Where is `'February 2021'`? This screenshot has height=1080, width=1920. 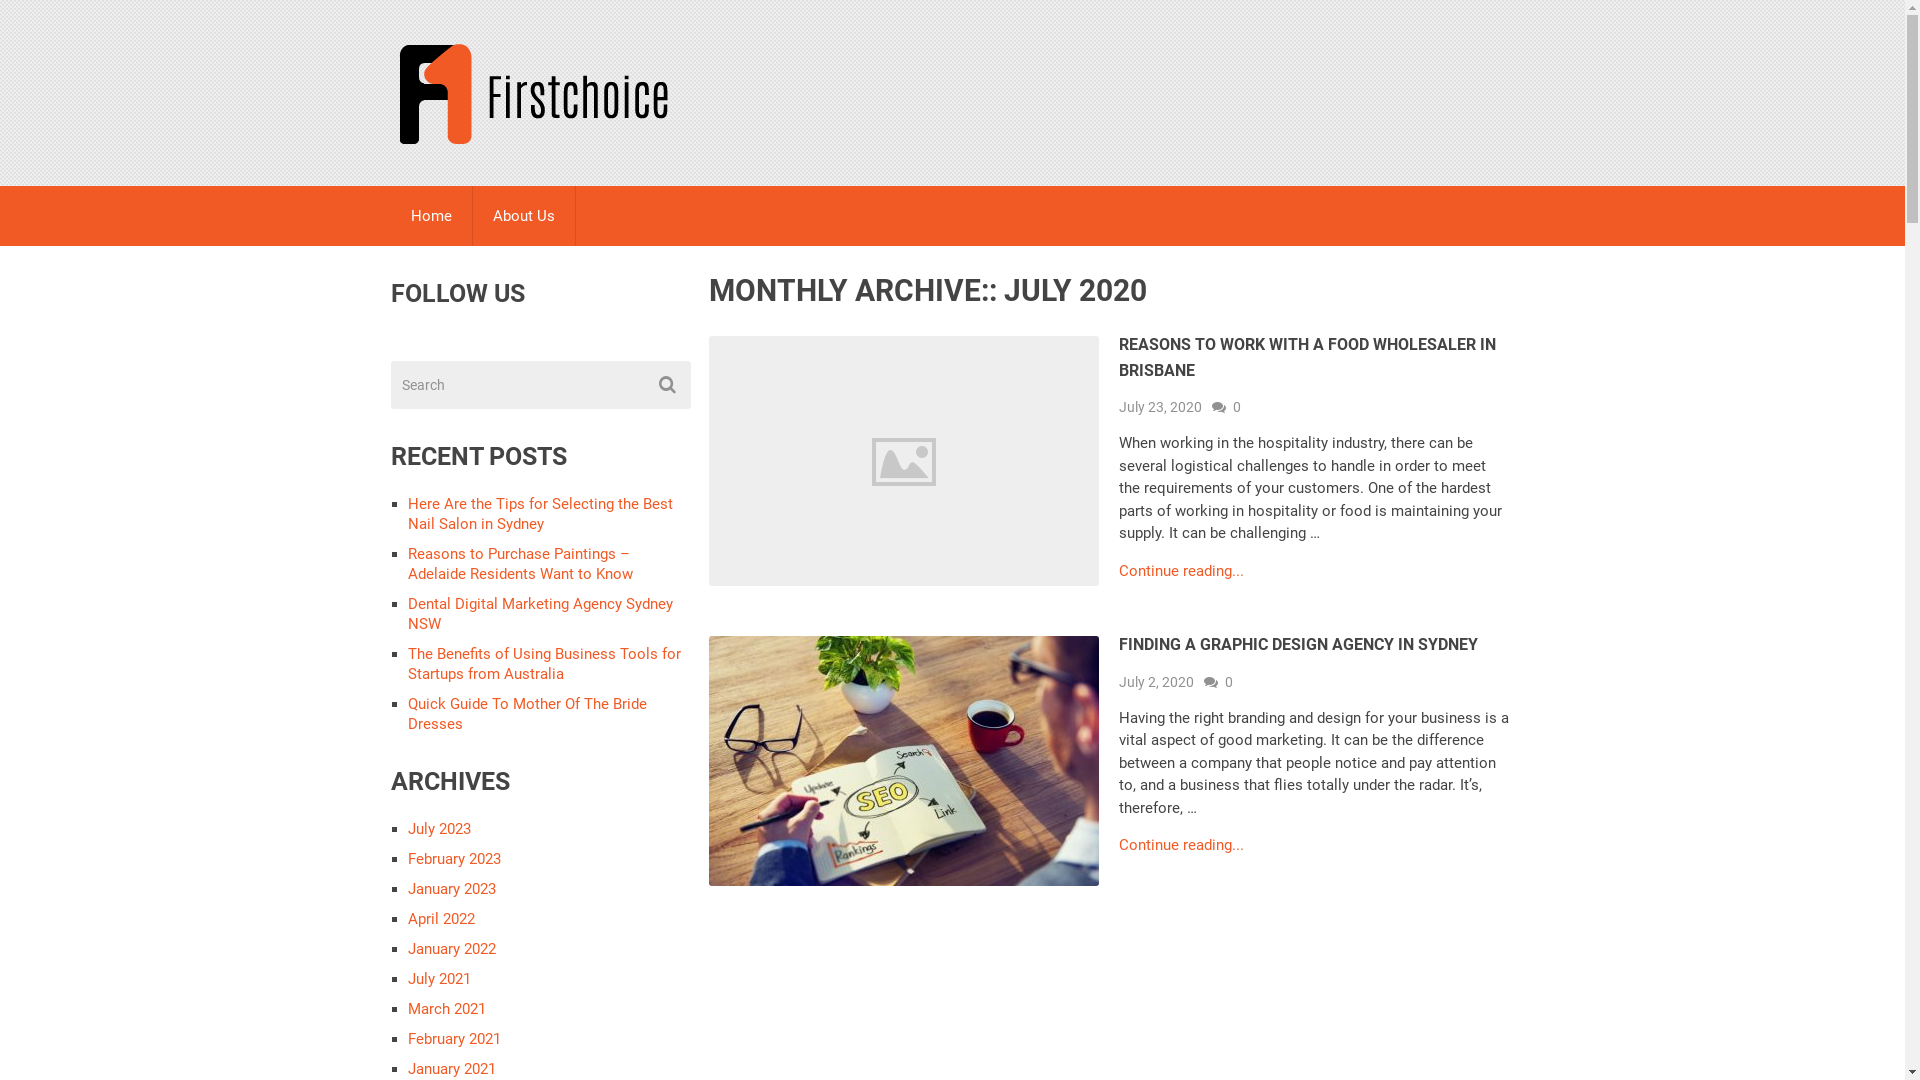
'February 2021' is located at coordinates (453, 1037).